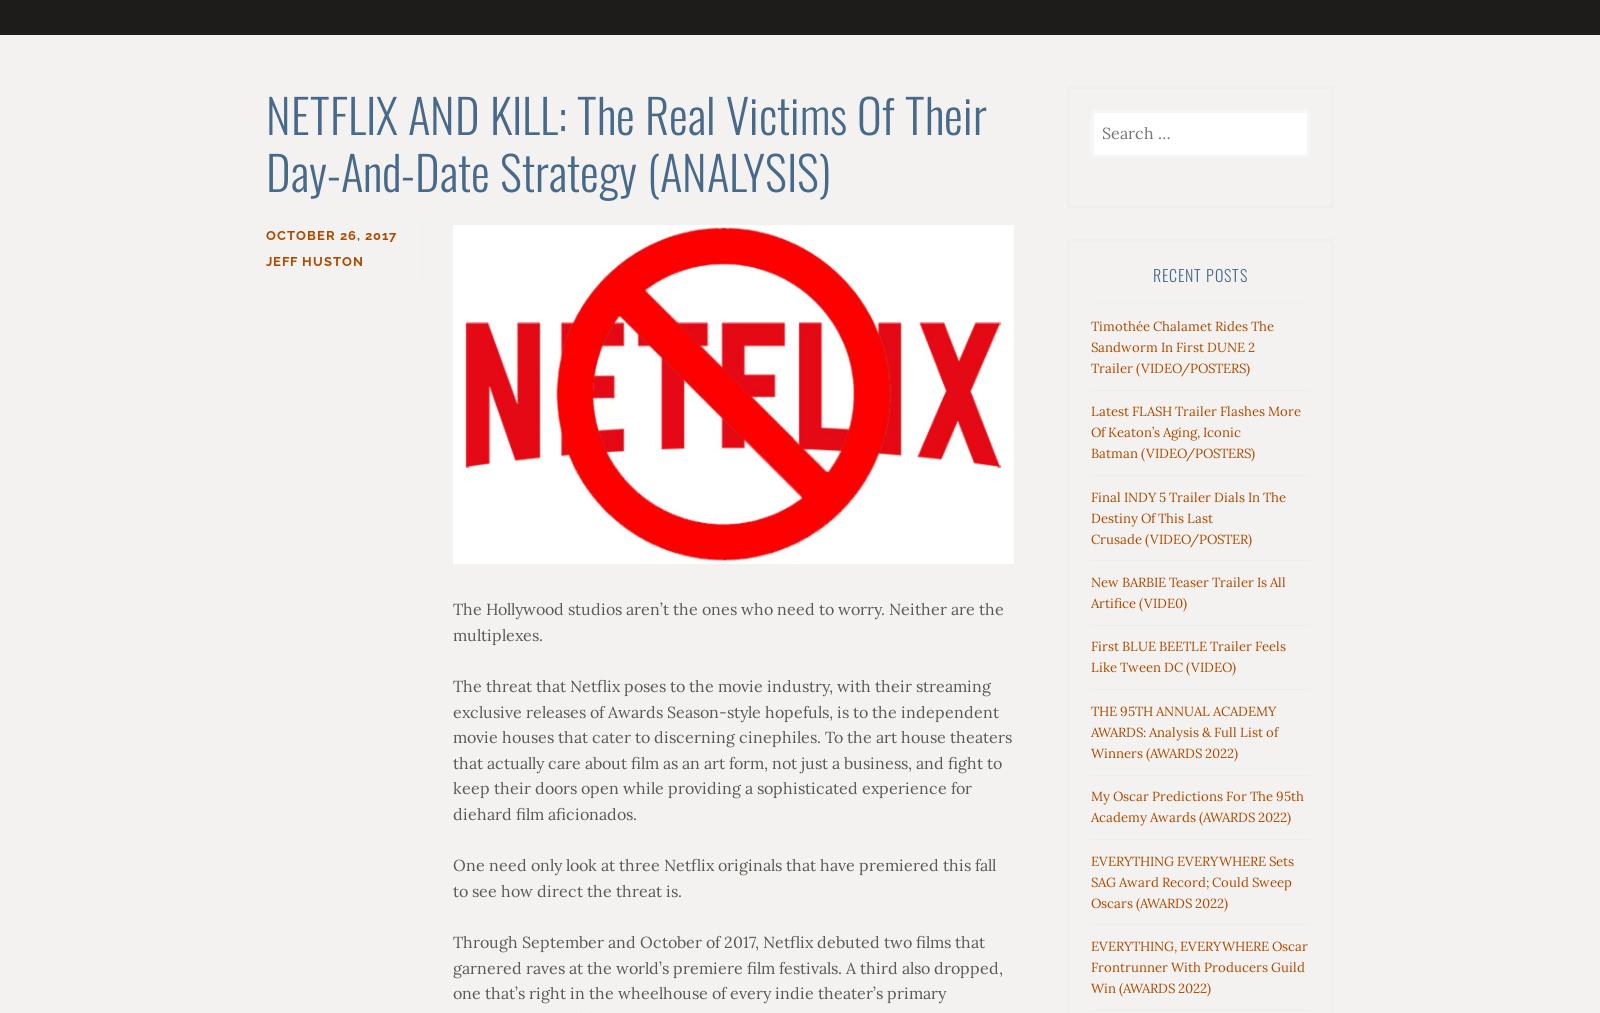 The width and height of the screenshot is (1600, 1013). What do you see at coordinates (1197, 806) in the screenshot?
I see `'My Oscar Predictions For The 95th Academy Awards (AWARDS 2022)'` at bounding box center [1197, 806].